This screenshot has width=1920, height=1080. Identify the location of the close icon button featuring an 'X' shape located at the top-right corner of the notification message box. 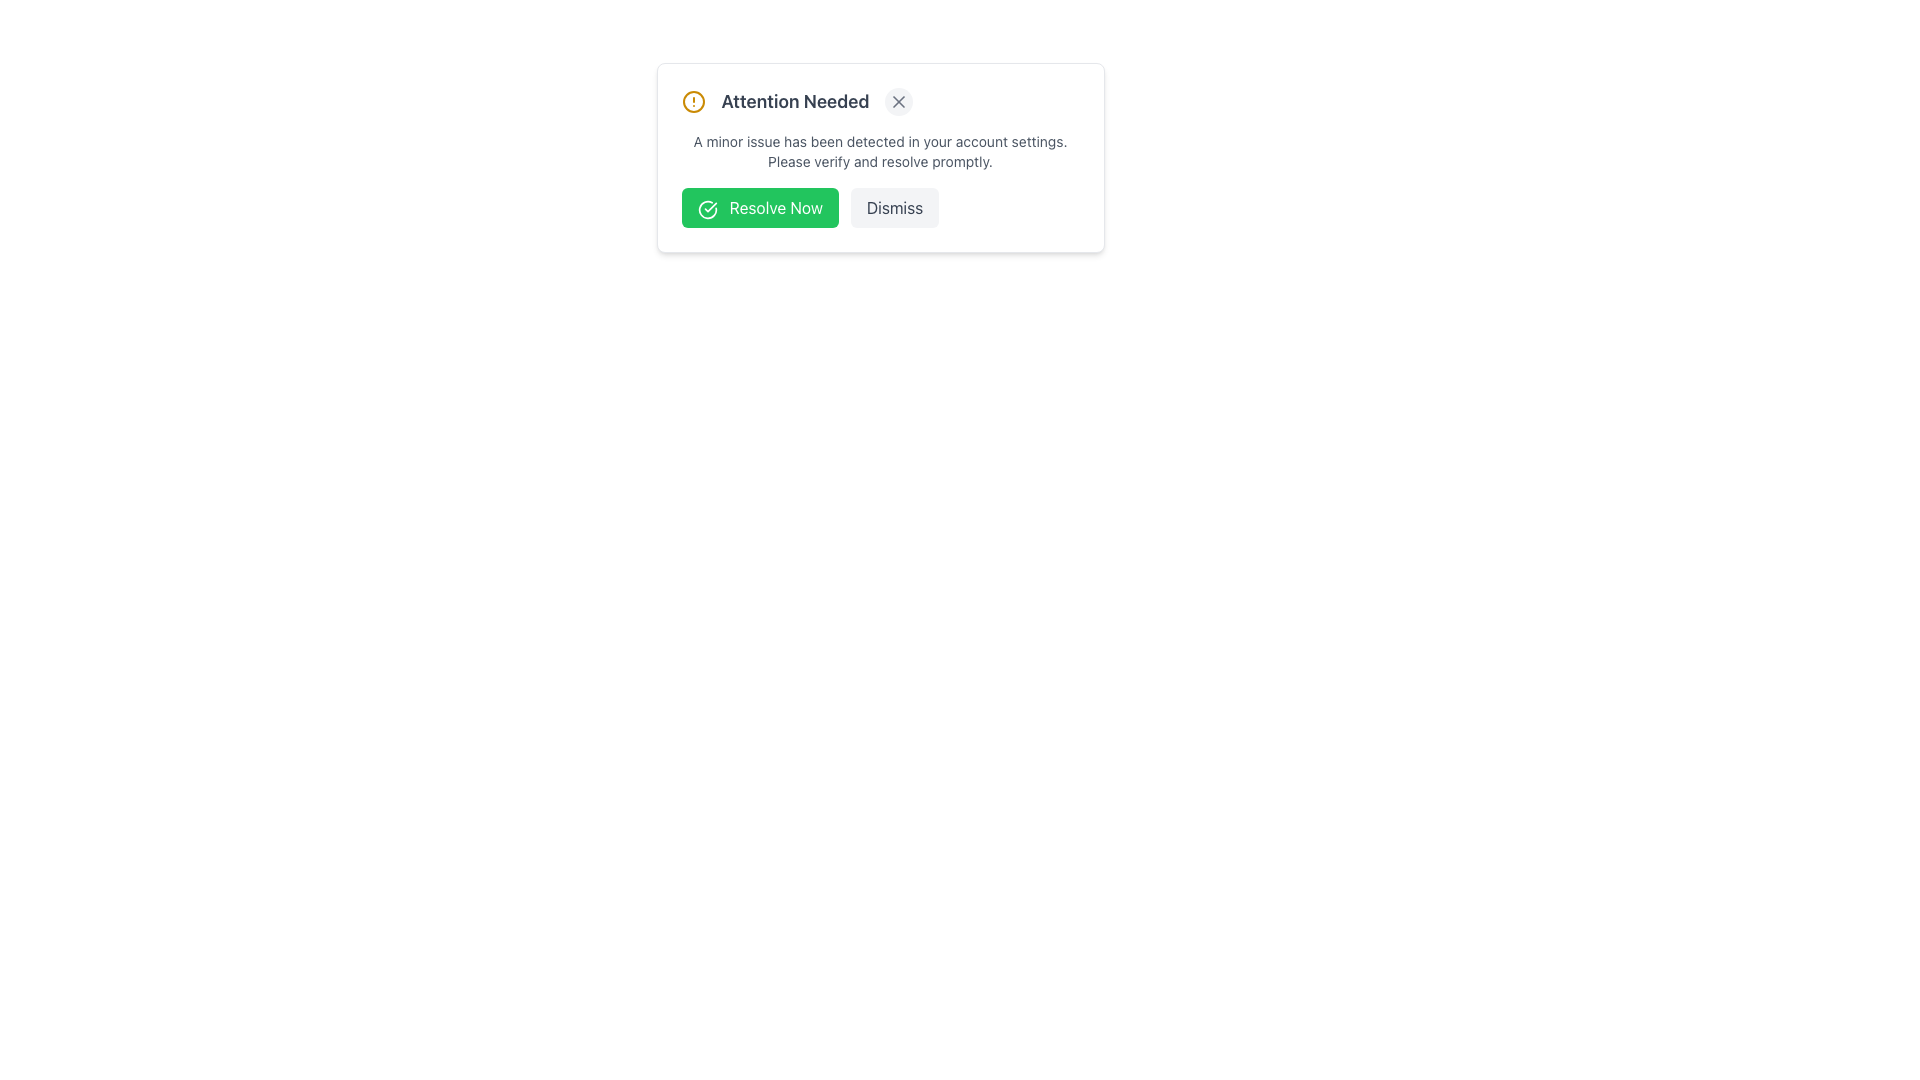
(898, 101).